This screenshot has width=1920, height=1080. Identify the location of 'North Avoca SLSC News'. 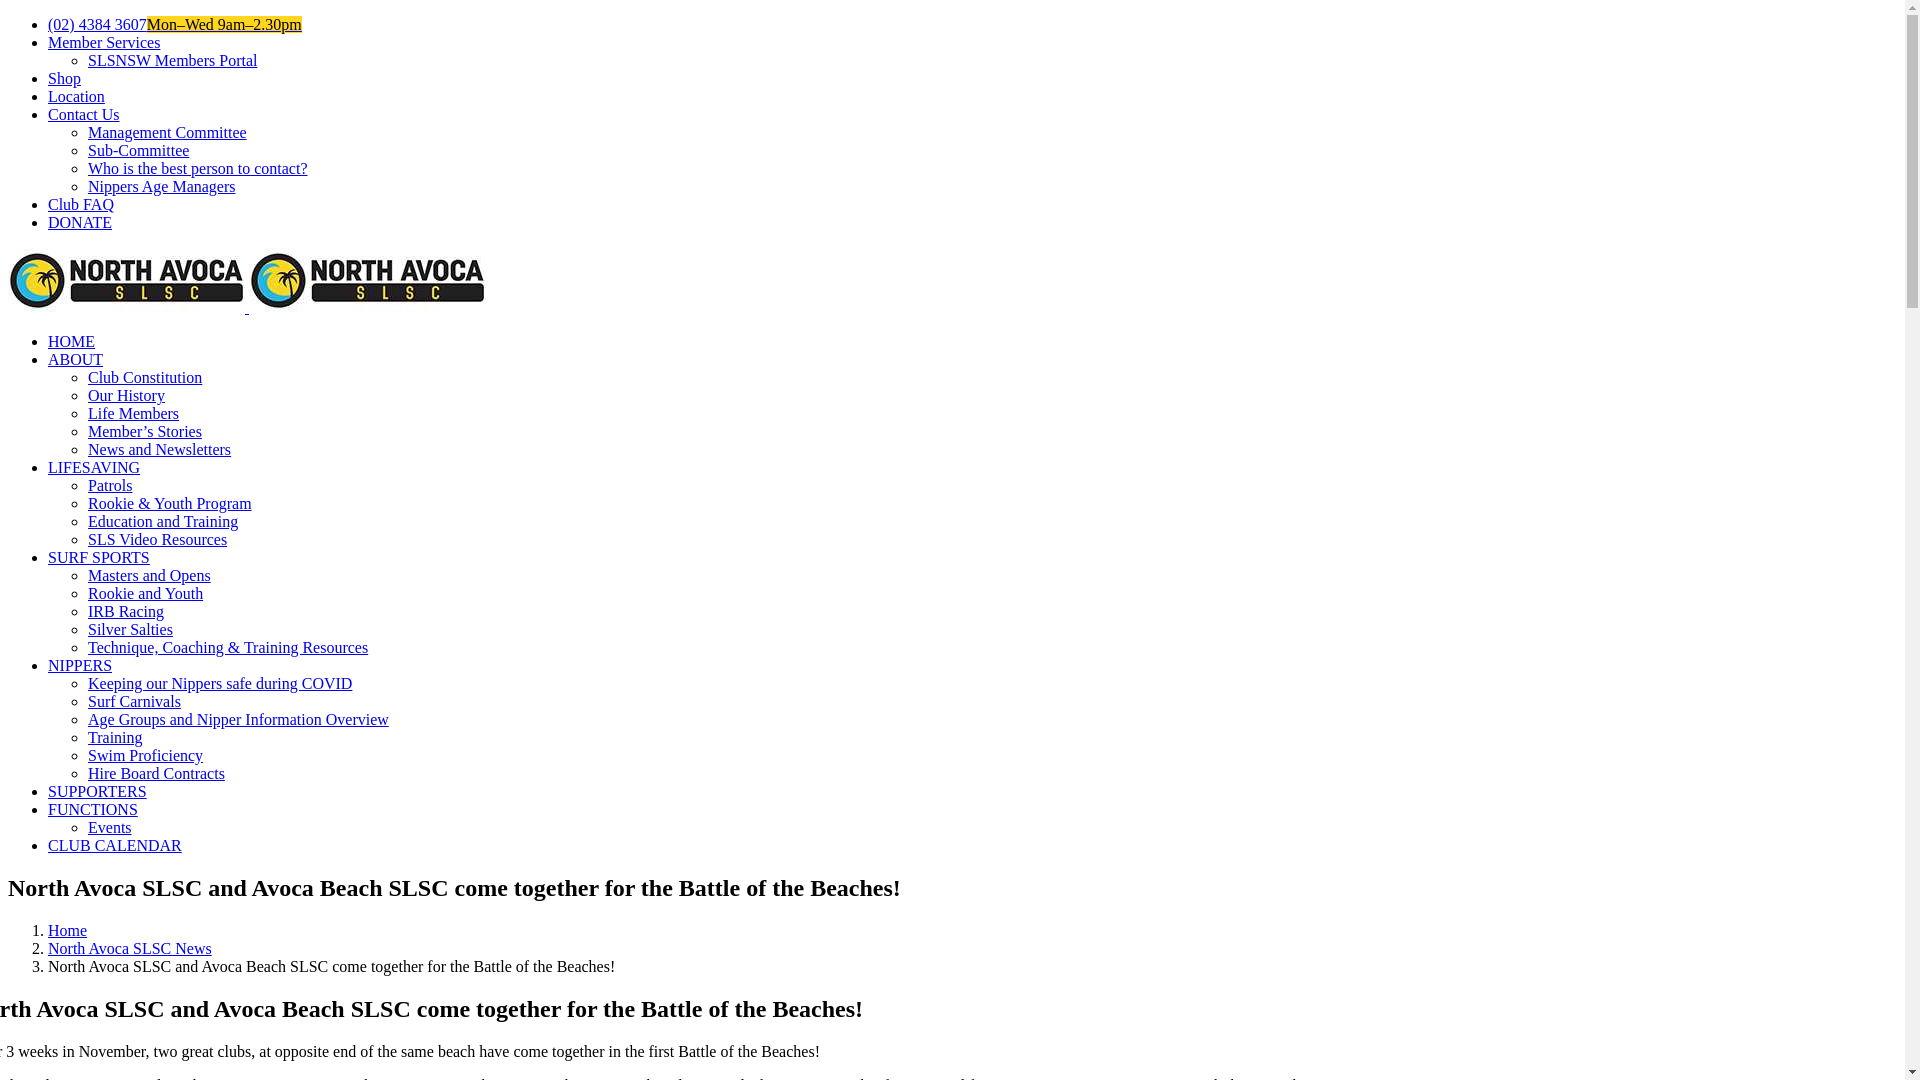
(128, 947).